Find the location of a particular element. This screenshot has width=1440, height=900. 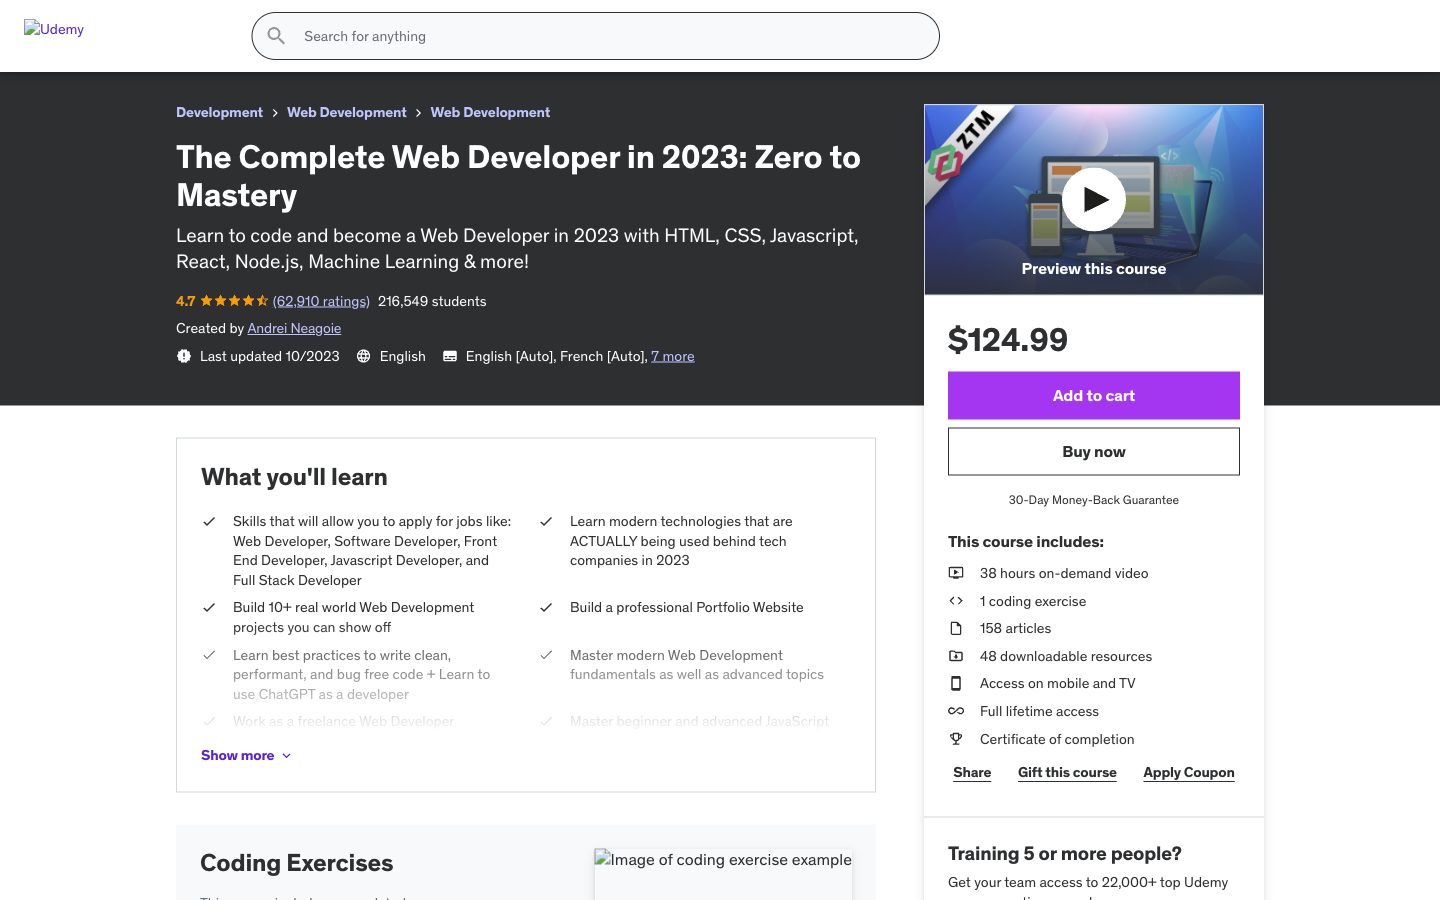

View color in aquamarine, choose Medium size, move to following images is located at coordinates (1038, 386).